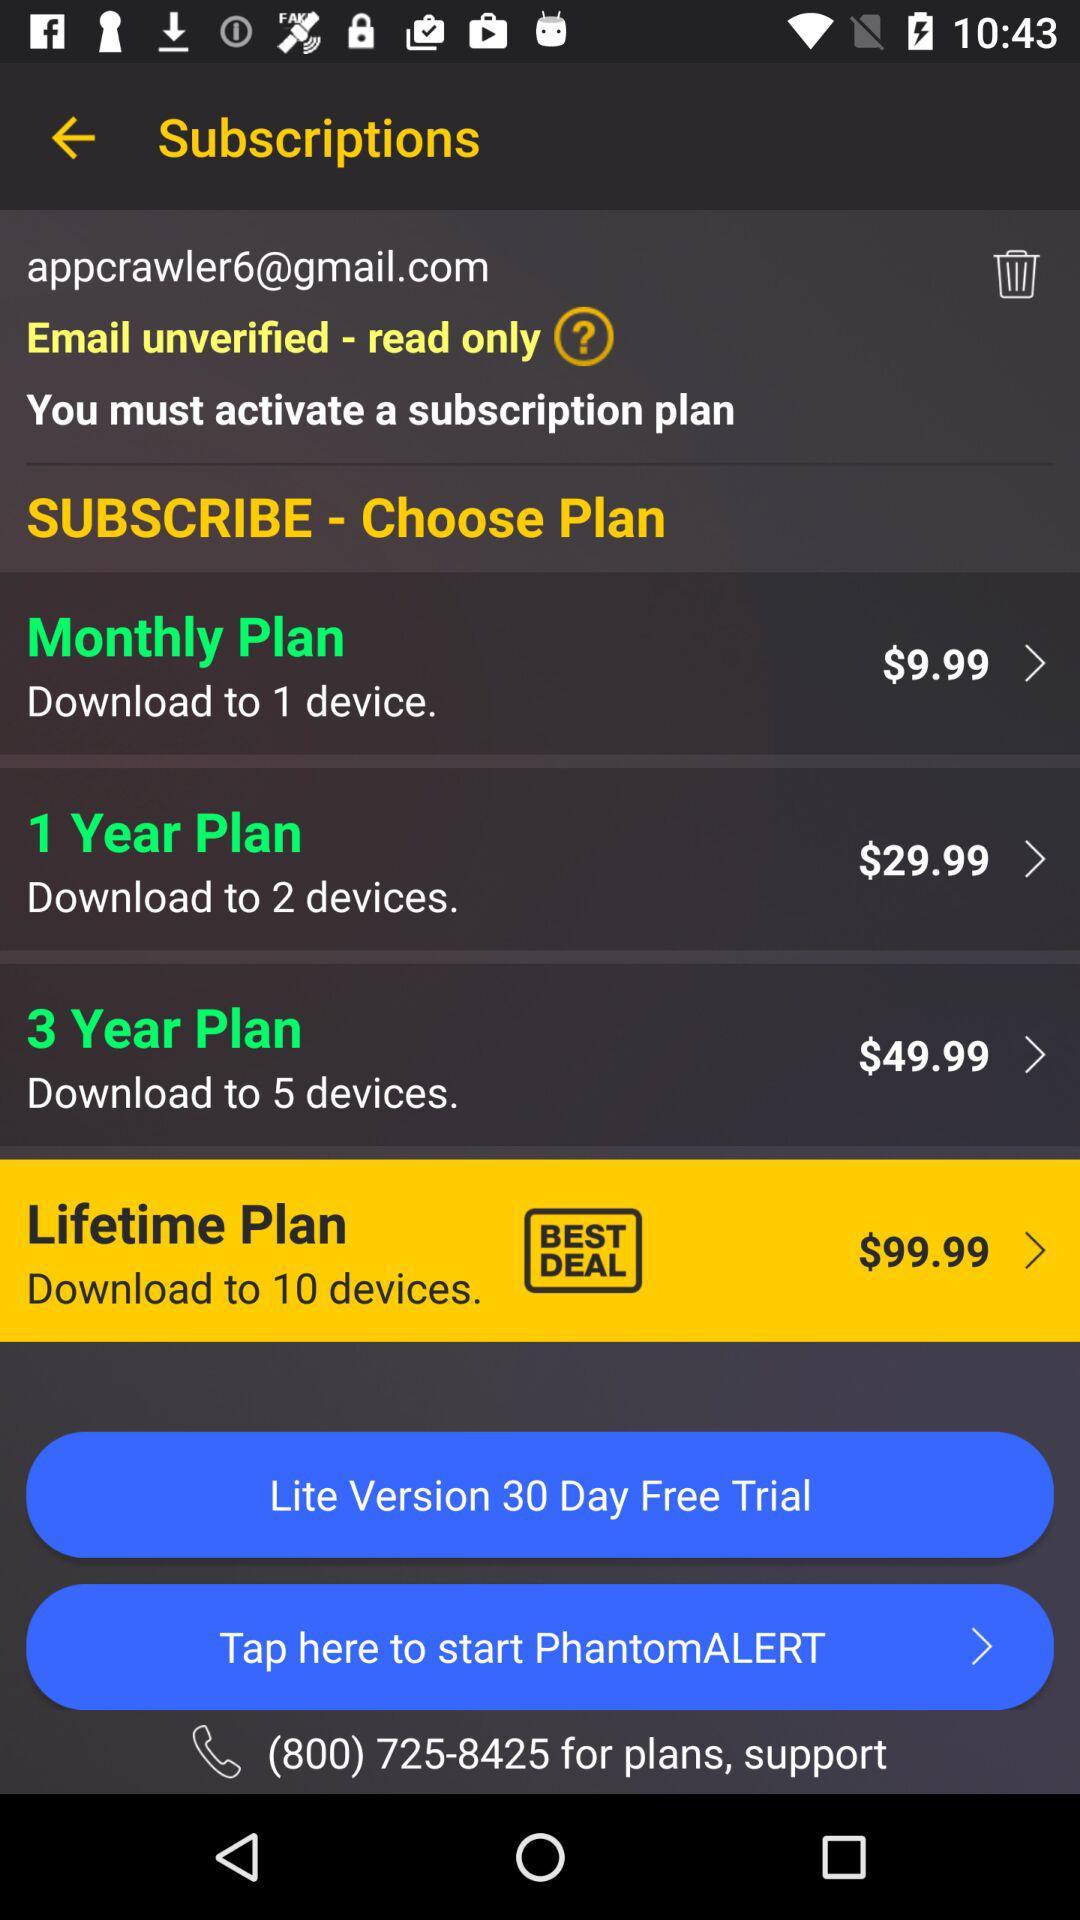 Image resolution: width=1080 pixels, height=1920 pixels. I want to click on item above 800 725 8425 icon, so click(540, 1646).